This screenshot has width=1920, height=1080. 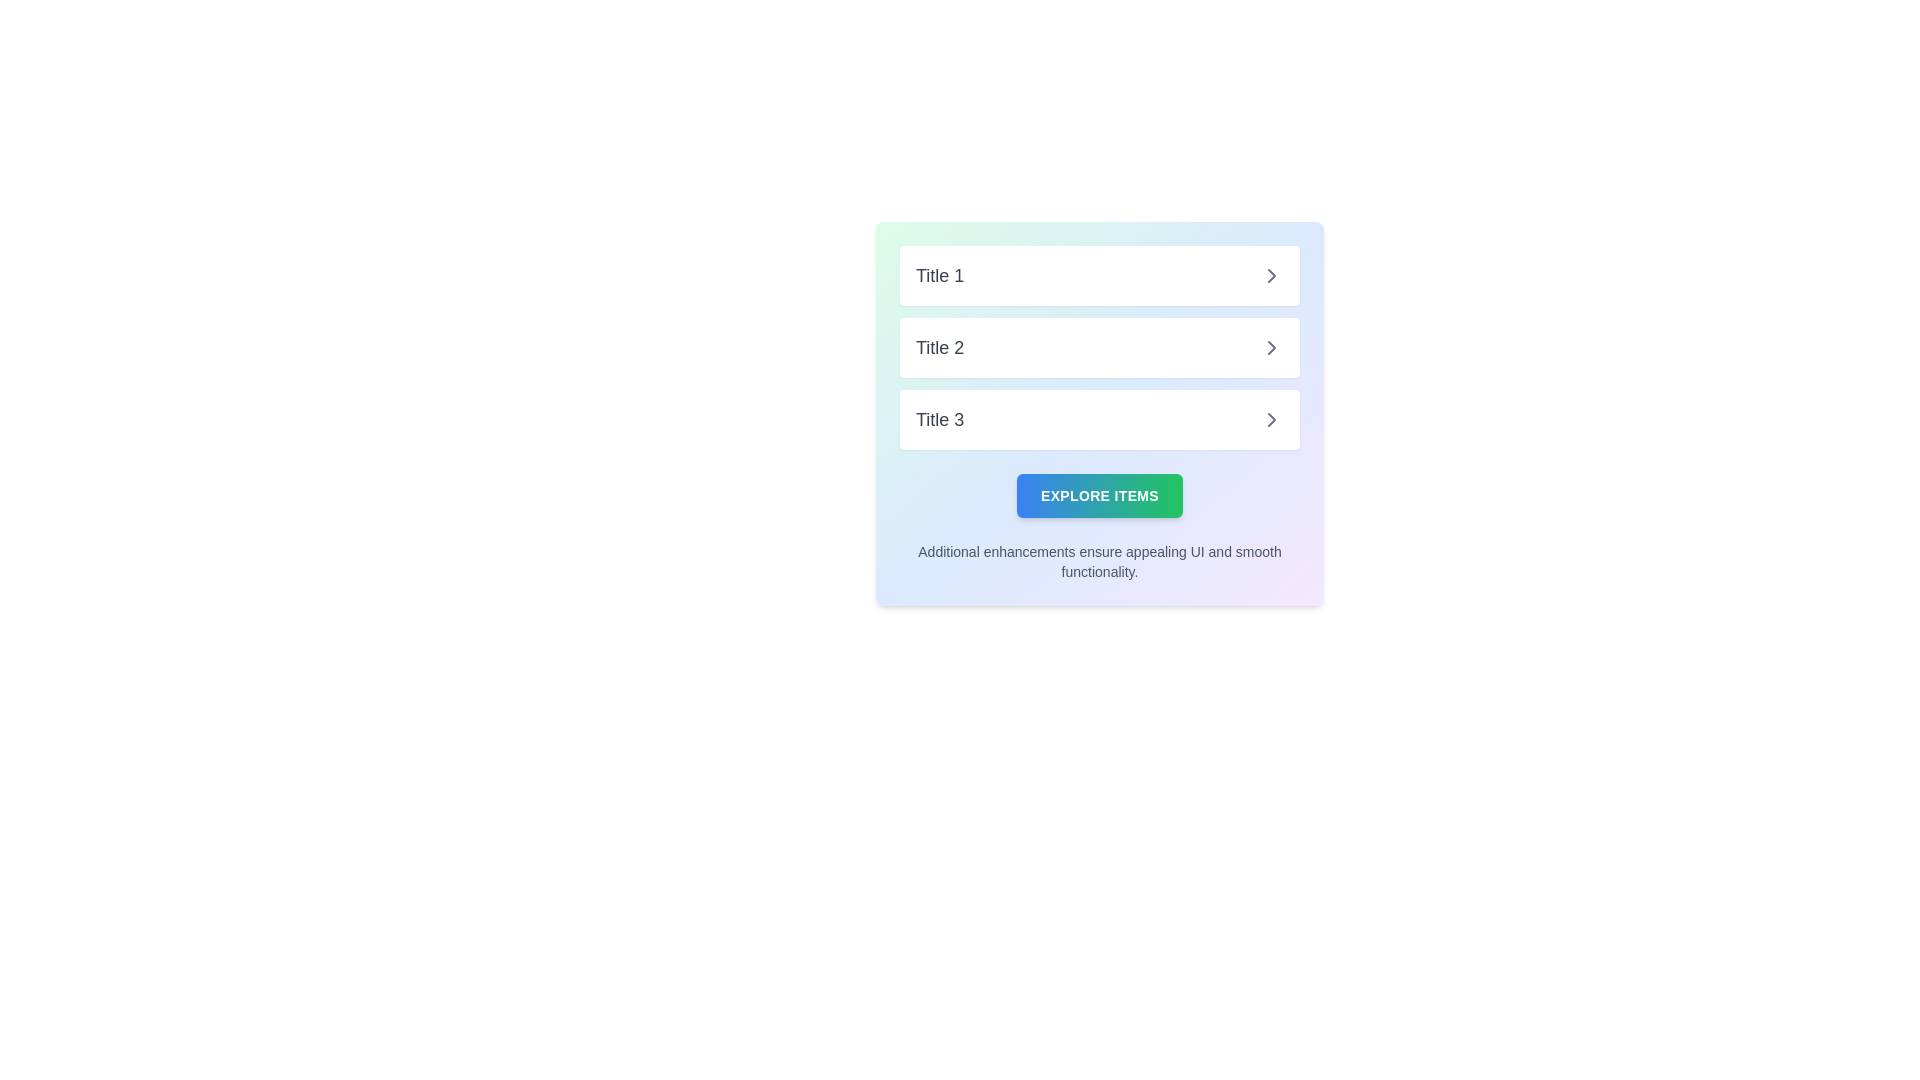 I want to click on the Static Text Label displaying 'Title 1', which is located in the topmost row of a vertical list, to the left of a chevron icon, so click(x=939, y=276).